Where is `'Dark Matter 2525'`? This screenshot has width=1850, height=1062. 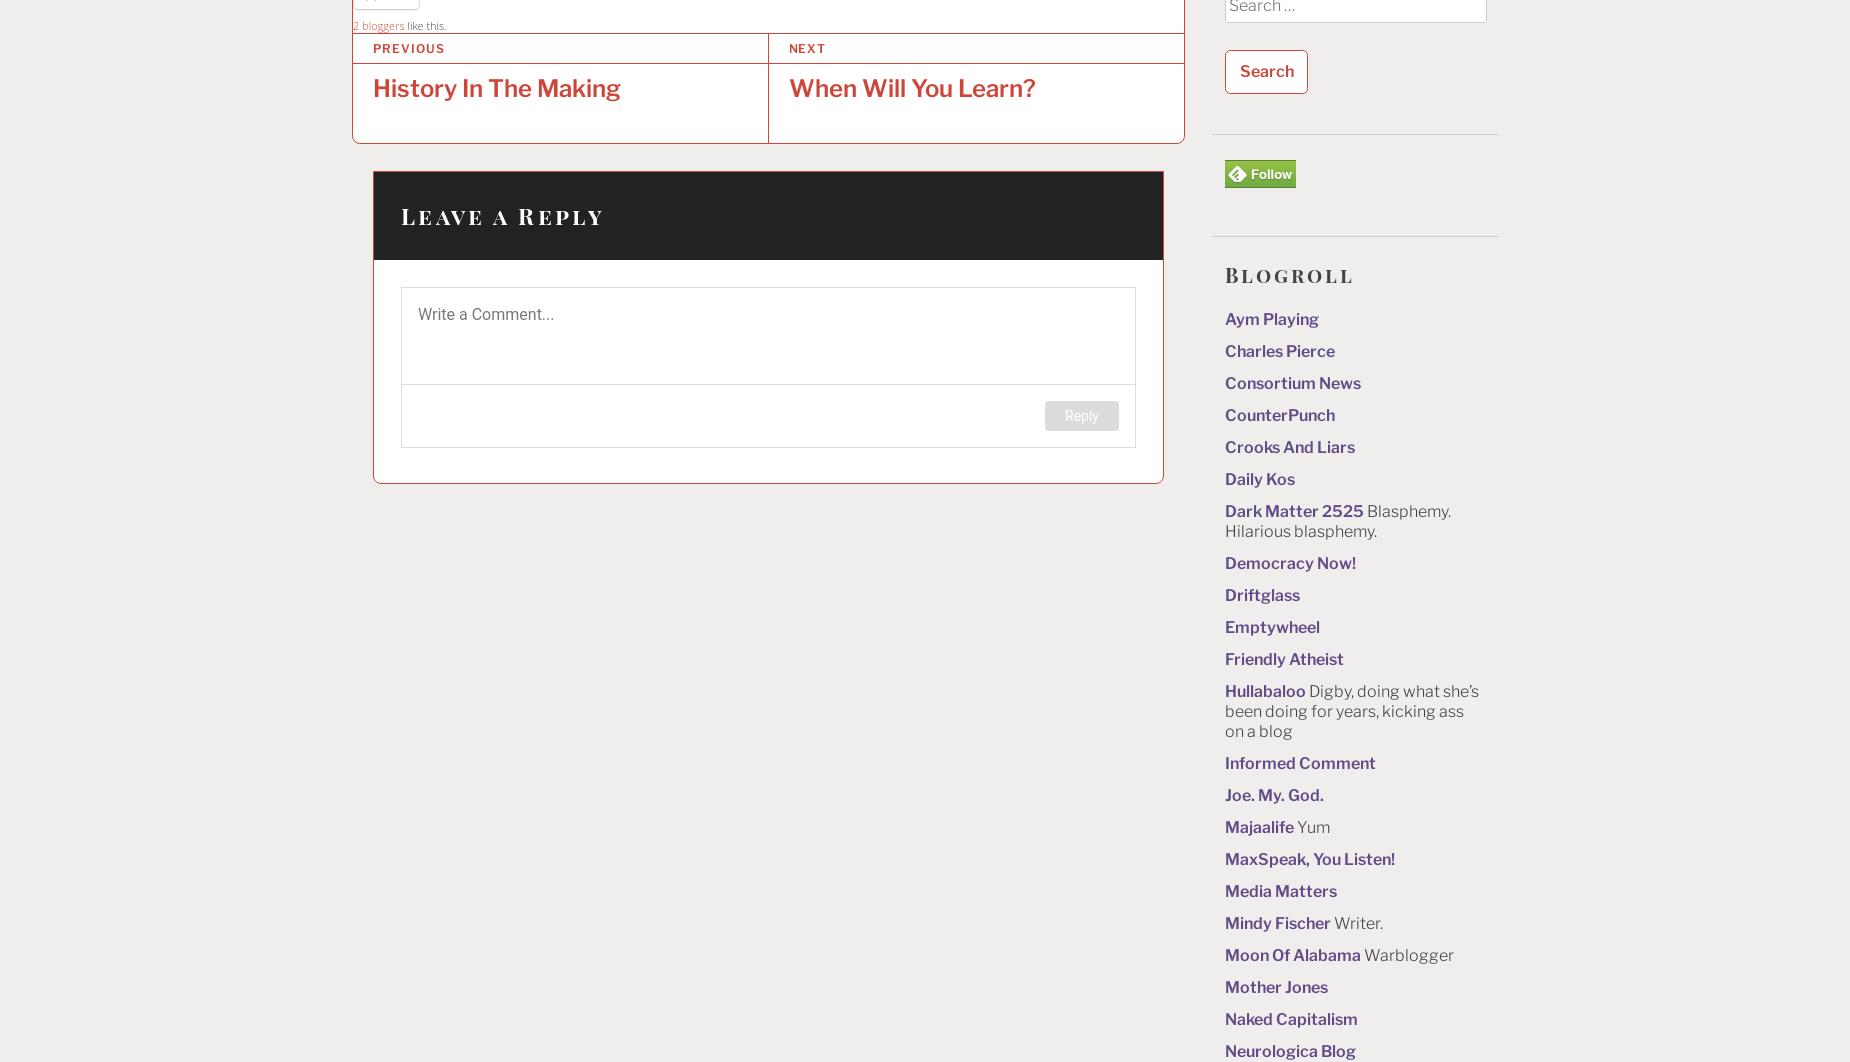
'Dark Matter 2525' is located at coordinates (1293, 509).